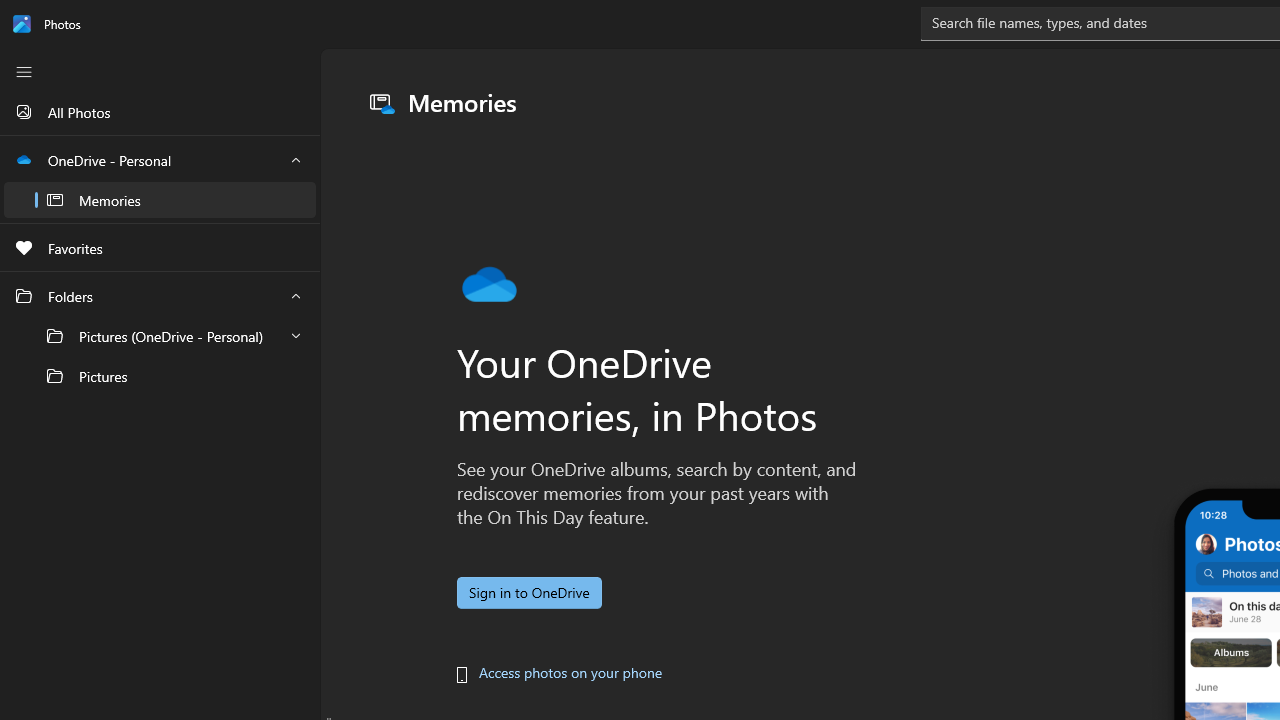  What do you see at coordinates (569, 673) in the screenshot?
I see `'Access photos on your phone'` at bounding box center [569, 673].